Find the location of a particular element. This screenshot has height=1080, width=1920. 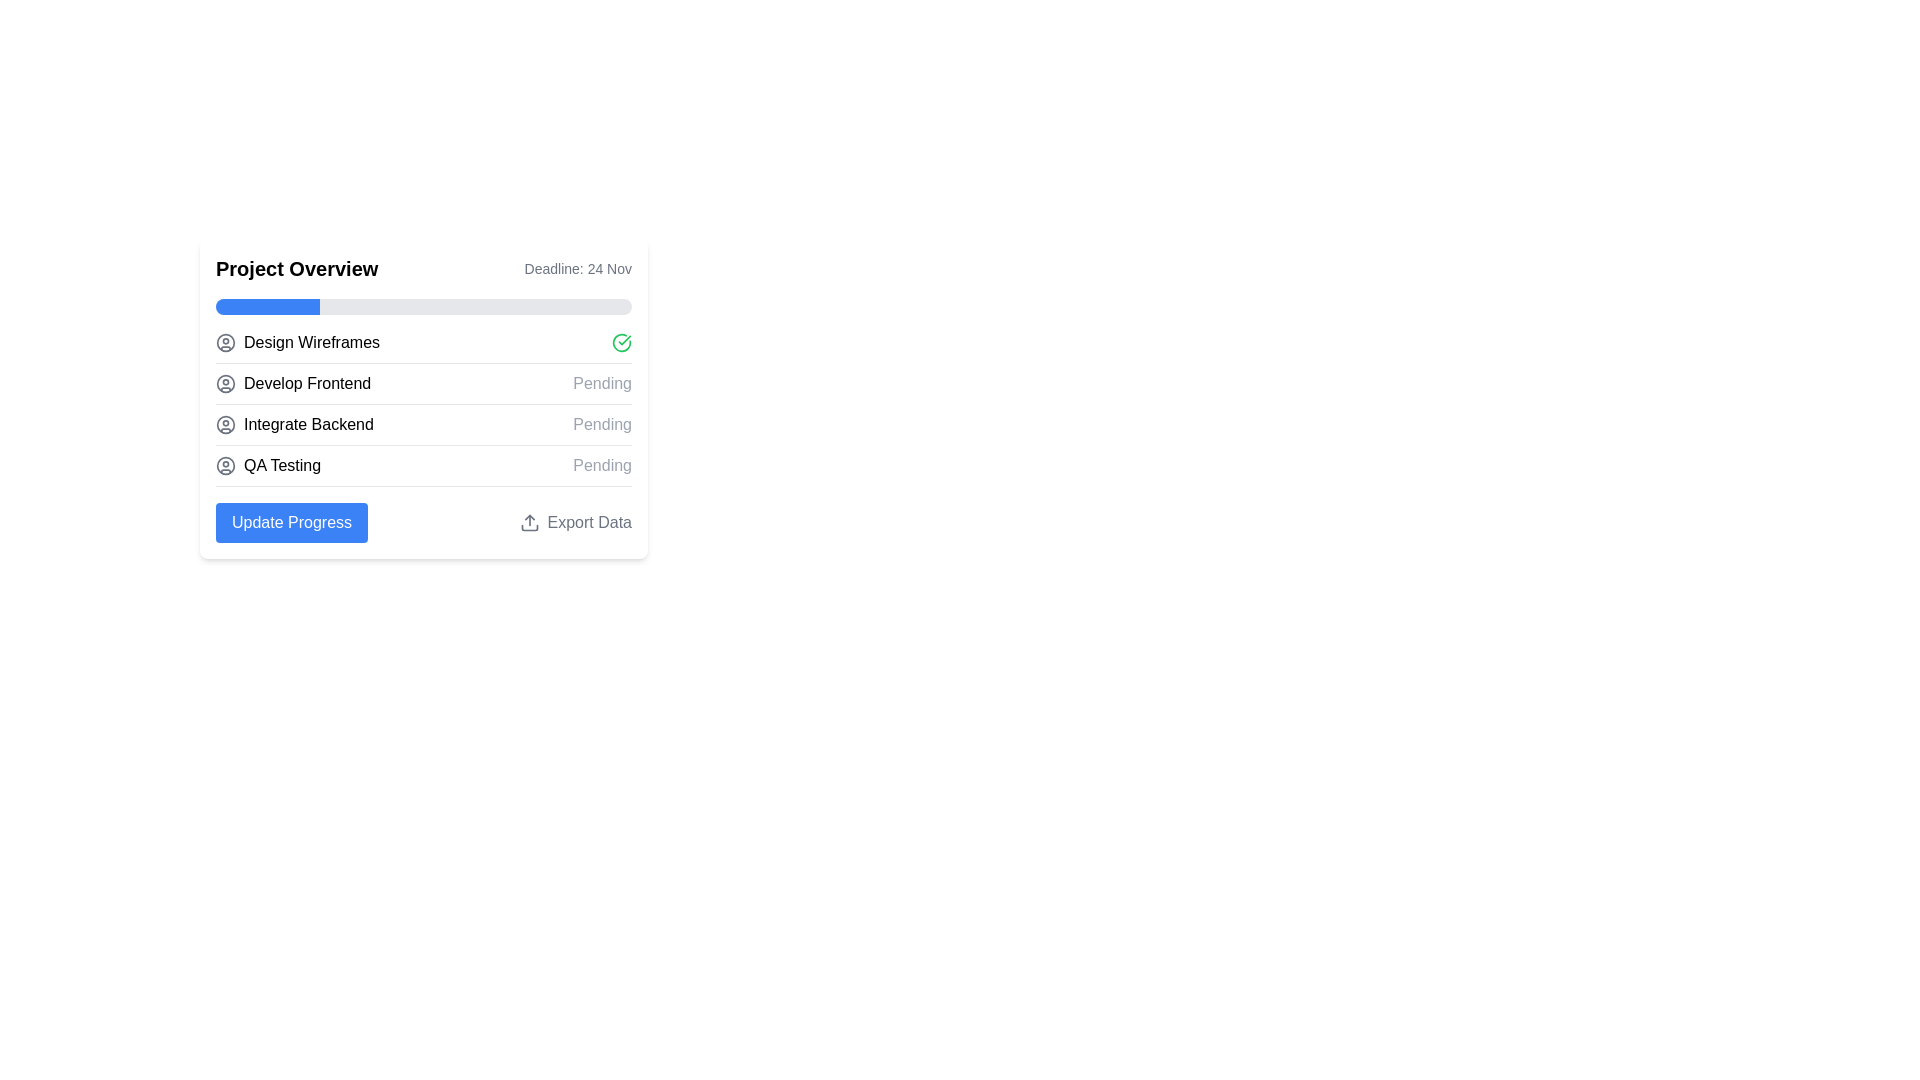

'Pending' status label indicating the current status of the 'QA Testing' task in the project dashboard, which is the fourth status indicator in the task list is located at coordinates (601, 466).